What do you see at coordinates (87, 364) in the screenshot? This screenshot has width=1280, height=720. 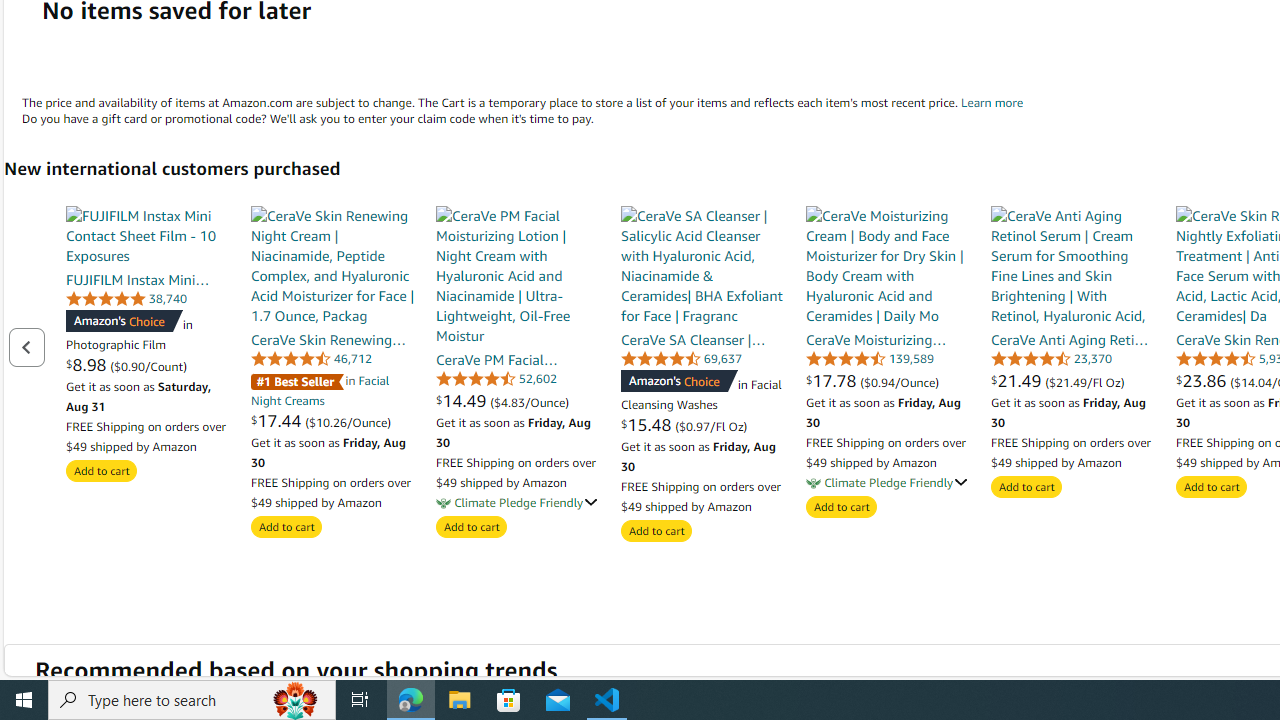 I see `'$8.98 '` at bounding box center [87, 364].